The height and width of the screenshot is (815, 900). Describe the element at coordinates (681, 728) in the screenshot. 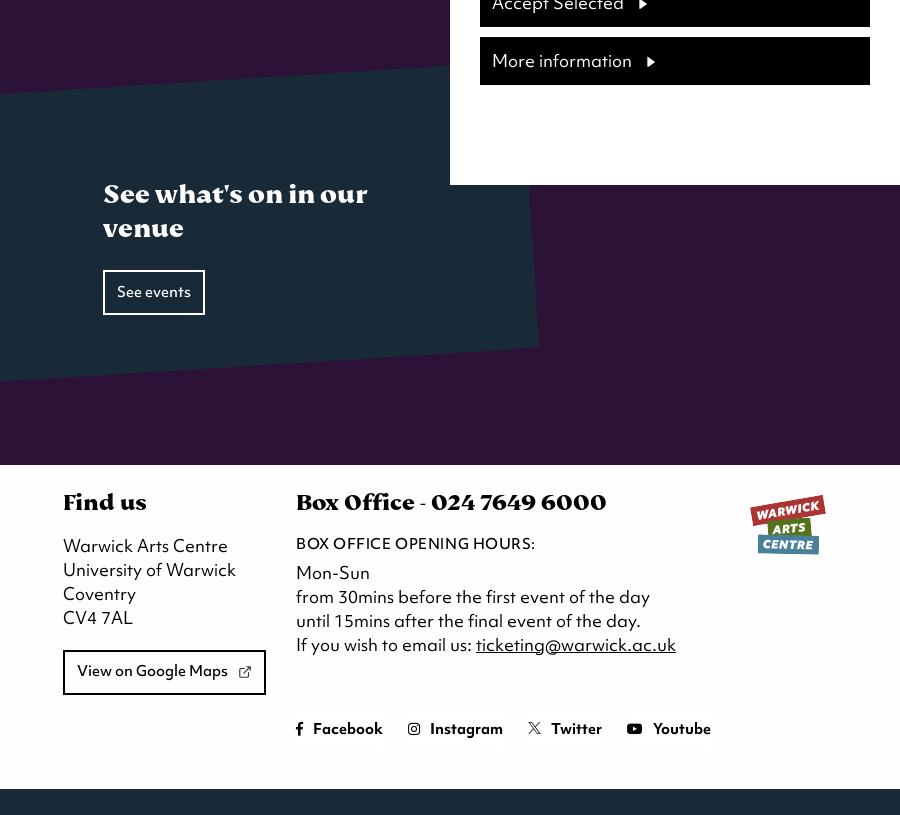

I see `'Youtube'` at that location.